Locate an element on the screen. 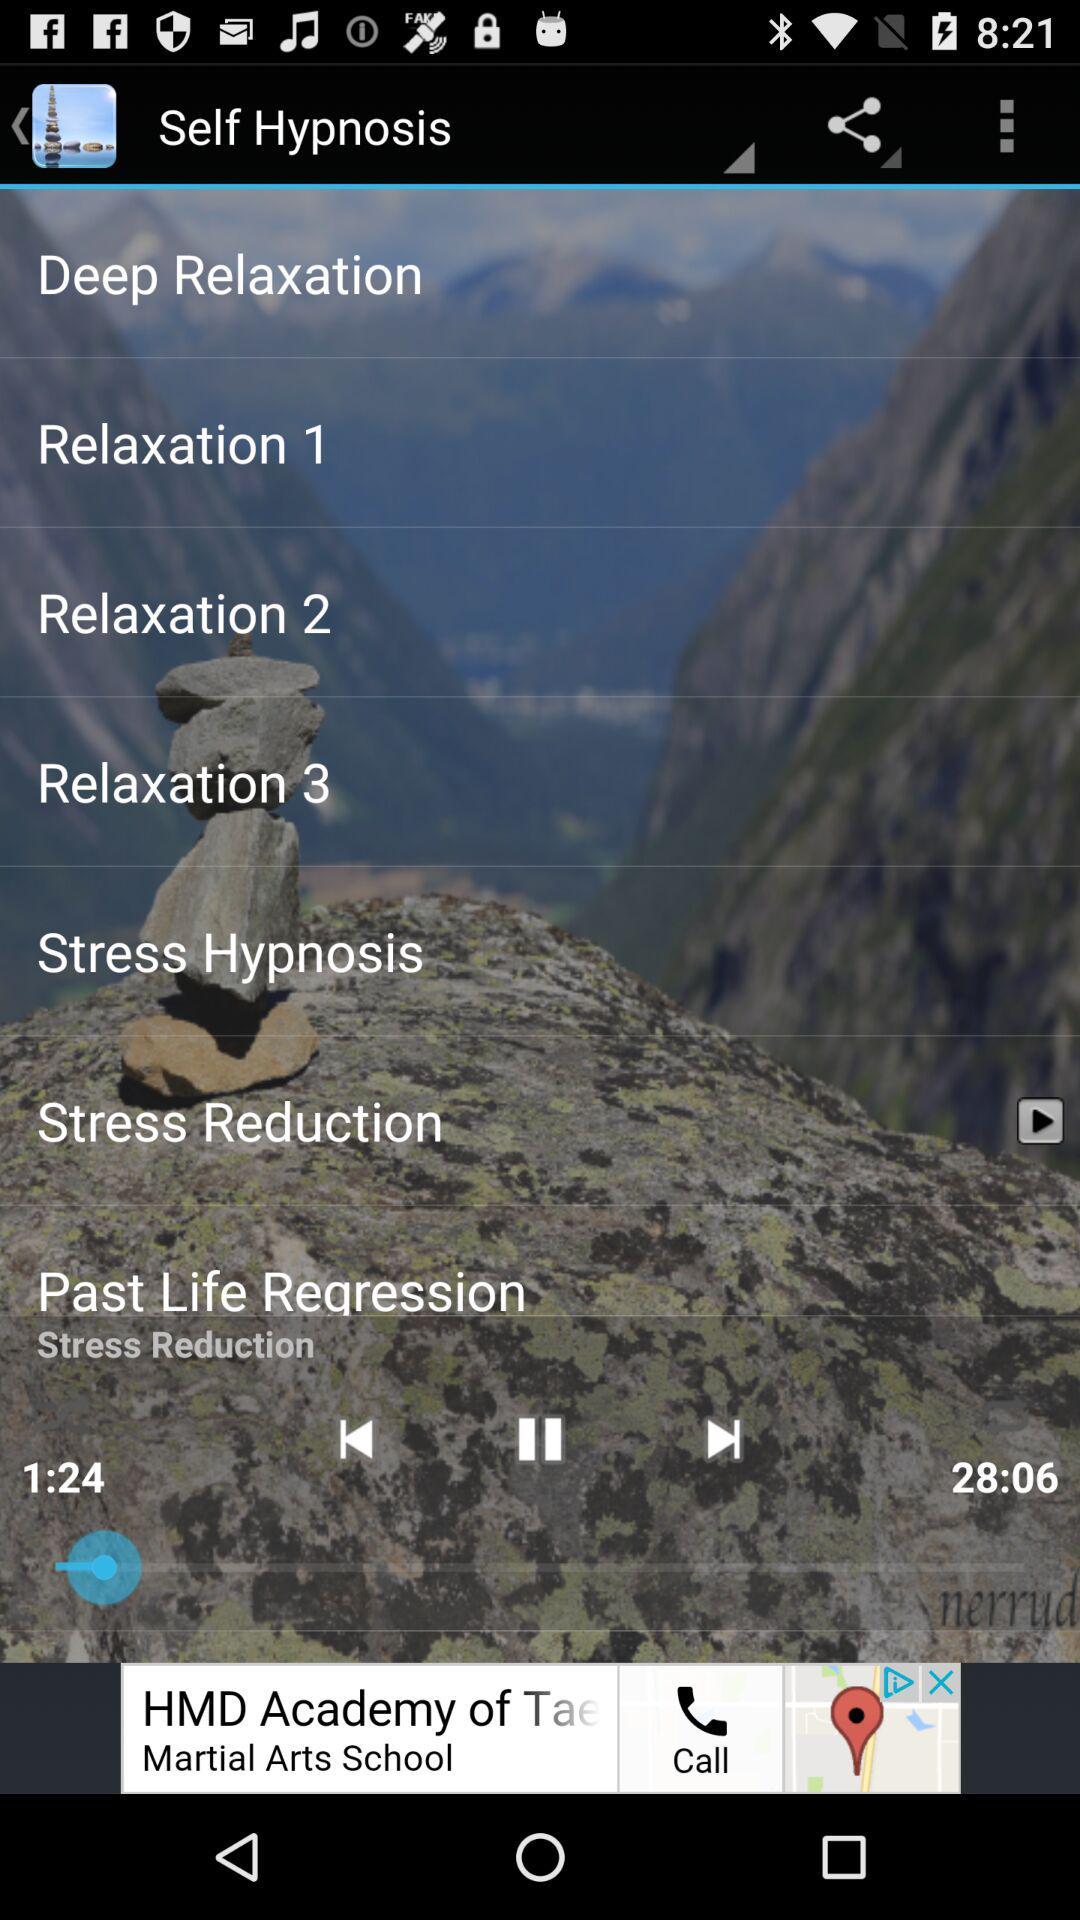 This screenshot has width=1080, height=1920. the skip_previous icon is located at coordinates (354, 1538).